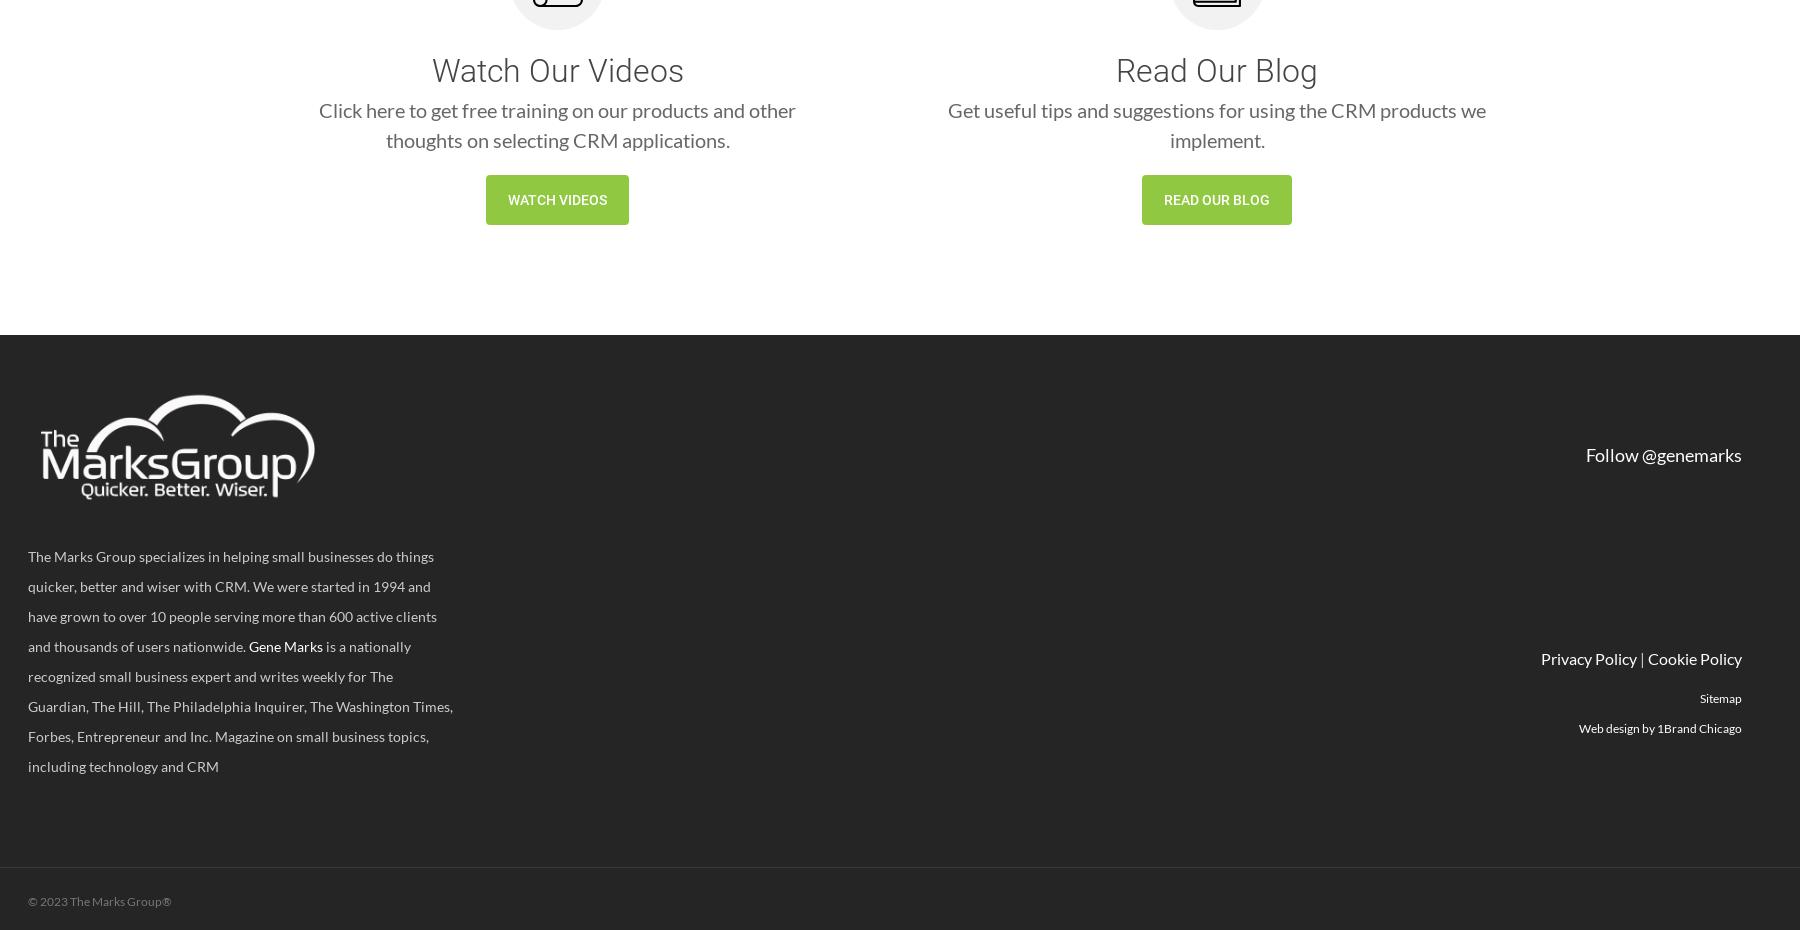 The height and width of the screenshot is (930, 1800). I want to click on 'Privacy Policy', so click(1586, 656).